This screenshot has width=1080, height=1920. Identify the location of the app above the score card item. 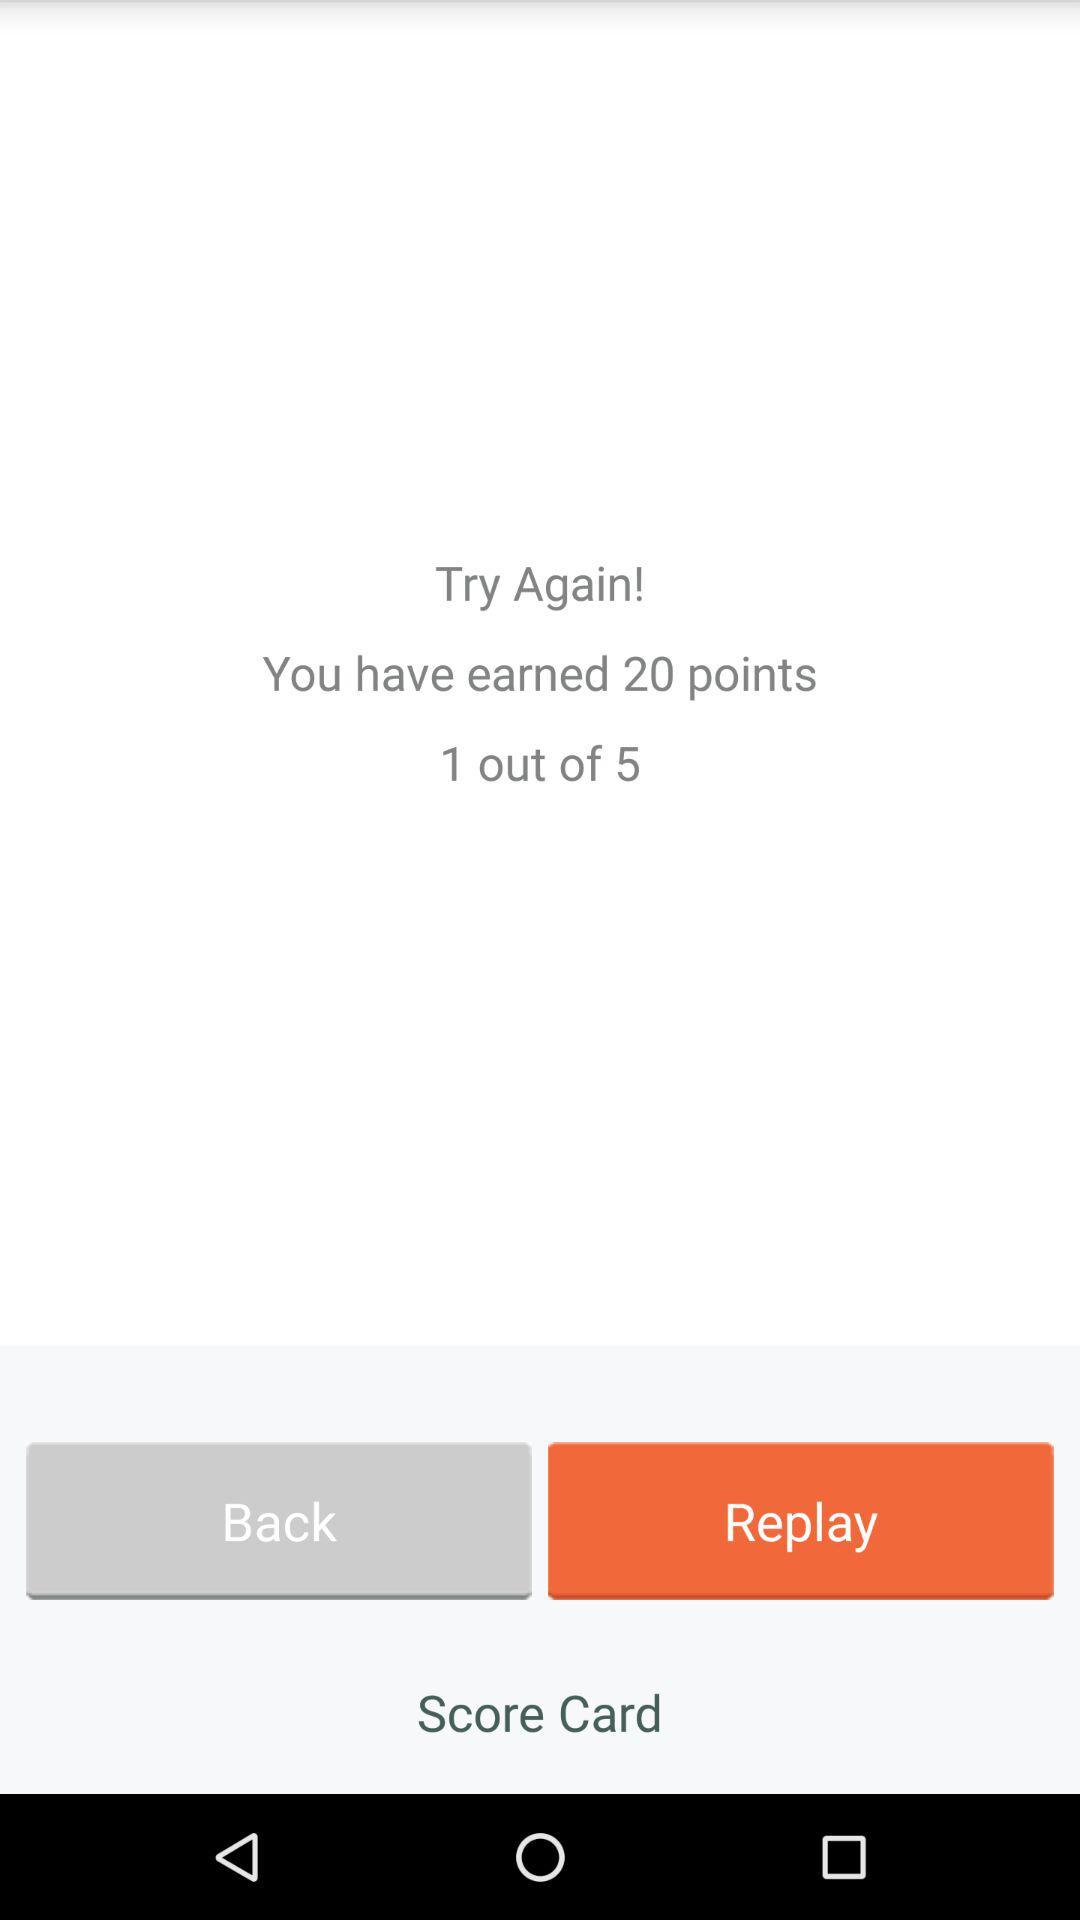
(278, 1520).